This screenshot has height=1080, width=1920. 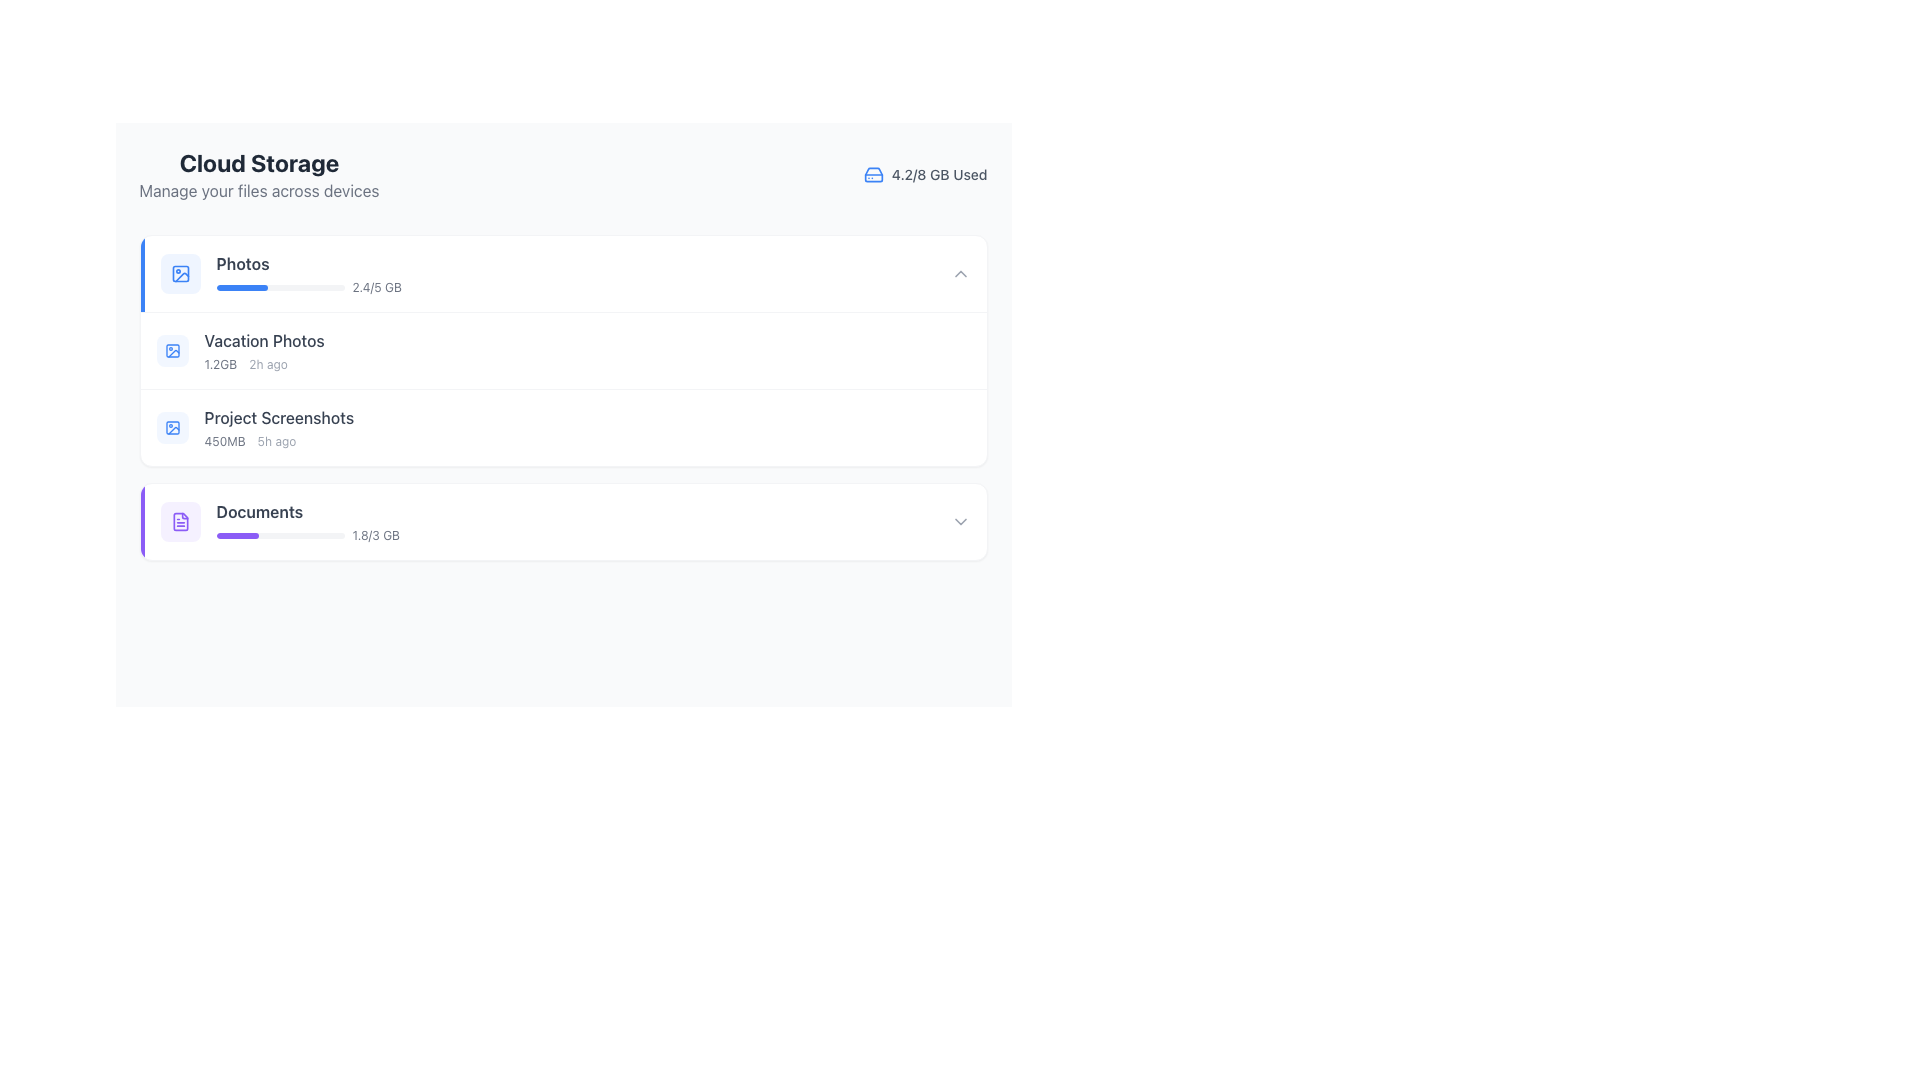 I want to click on the leftmost segment of the progress bar indicating the percentage of storage used for 'Photos' in the Cloud Storage interface, so click(x=241, y=288).